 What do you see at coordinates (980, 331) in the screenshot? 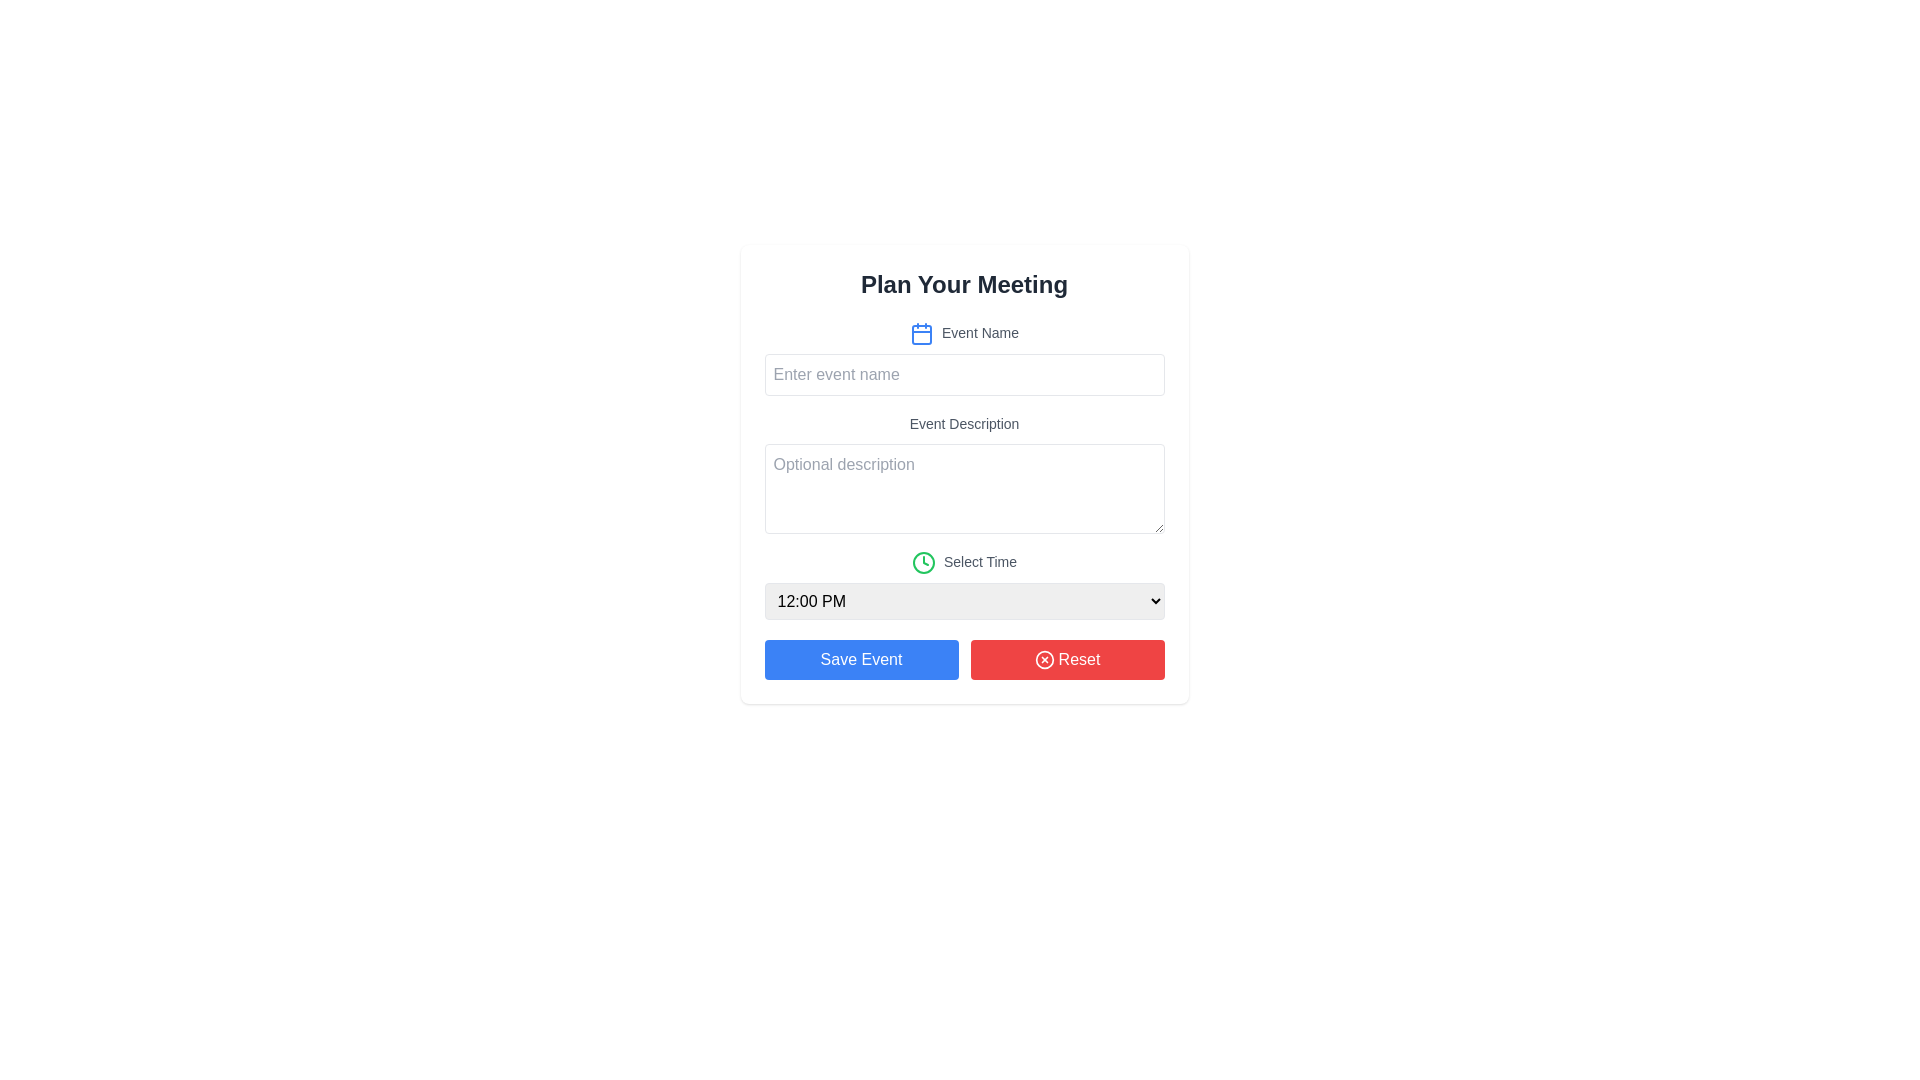
I see `the informative Text label indicating the purpose of the input field for entering the event name, located in the upper-middle area of the 'Plan Your Meeting' form, to the right of the calendar icon` at bounding box center [980, 331].